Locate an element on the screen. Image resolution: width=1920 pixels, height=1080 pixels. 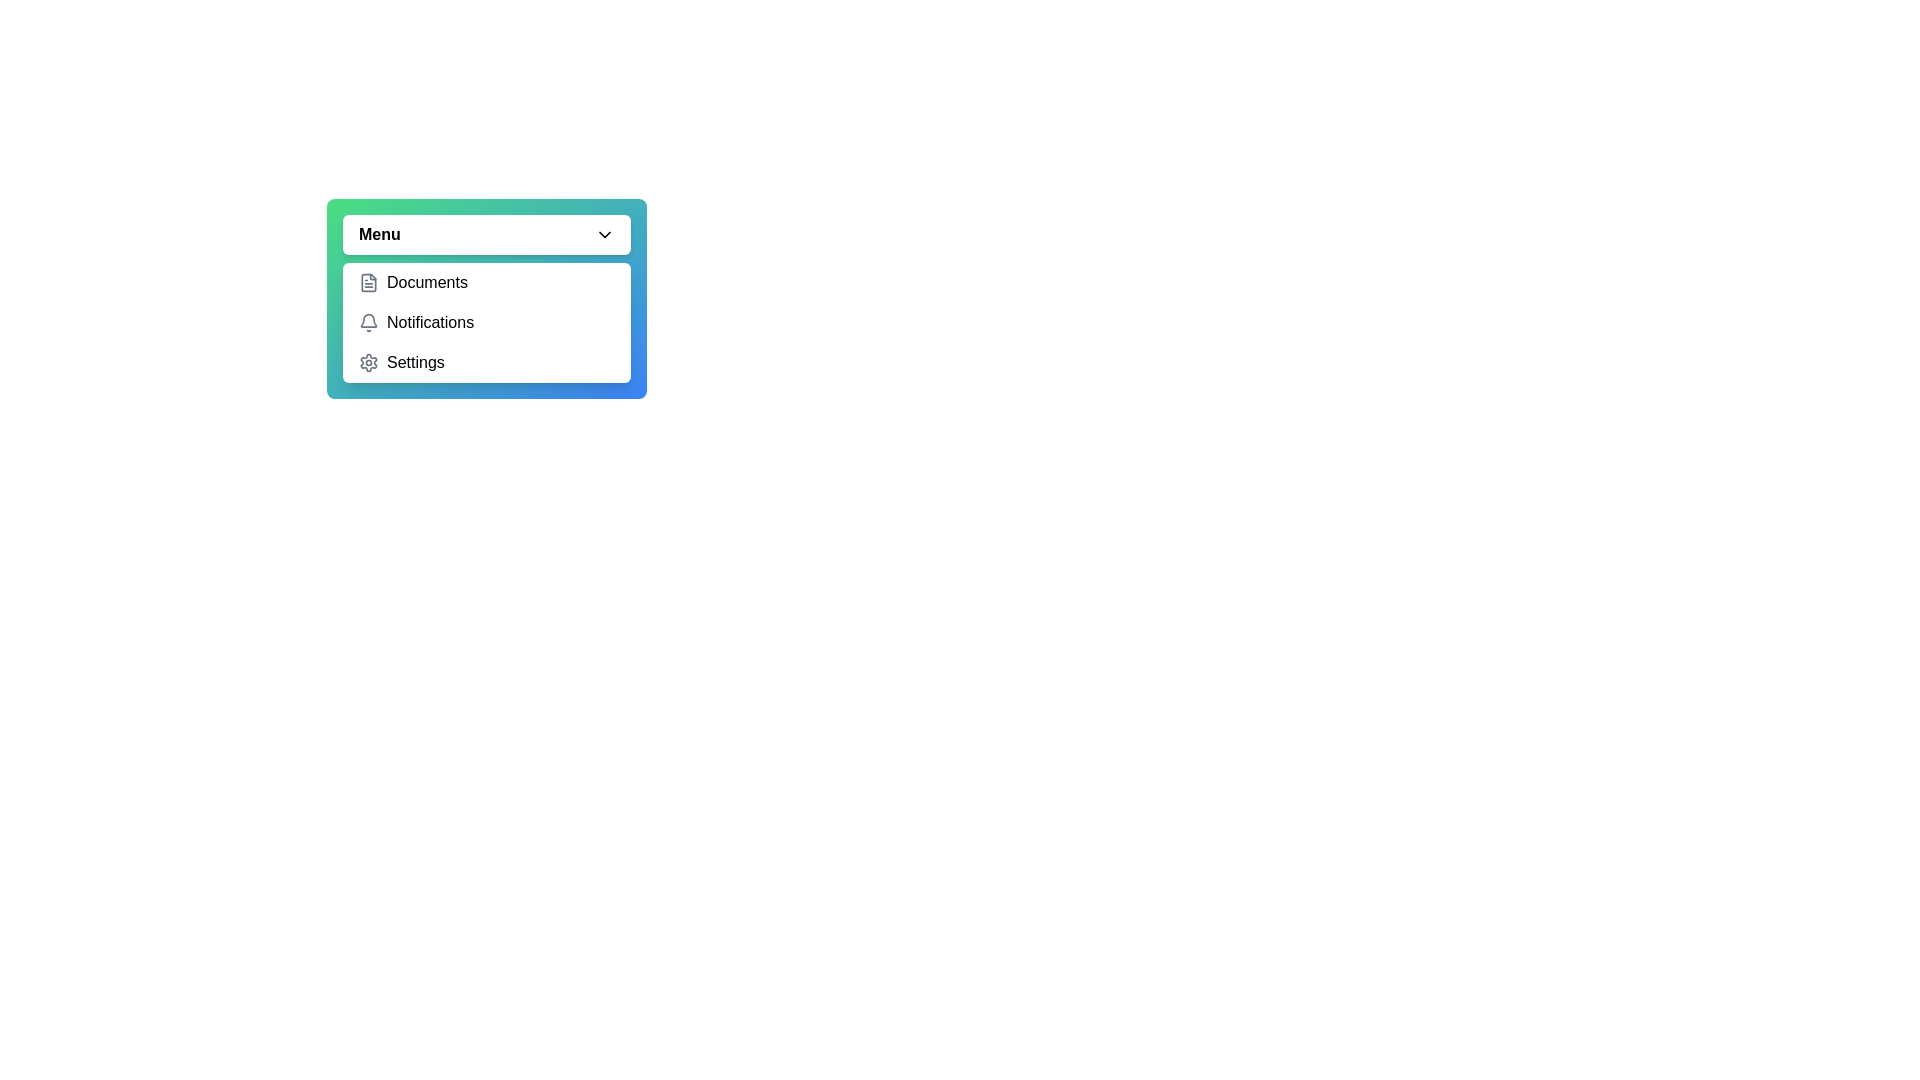
the collapsible menu icon located to the right of the 'Menu' button is located at coordinates (603, 234).